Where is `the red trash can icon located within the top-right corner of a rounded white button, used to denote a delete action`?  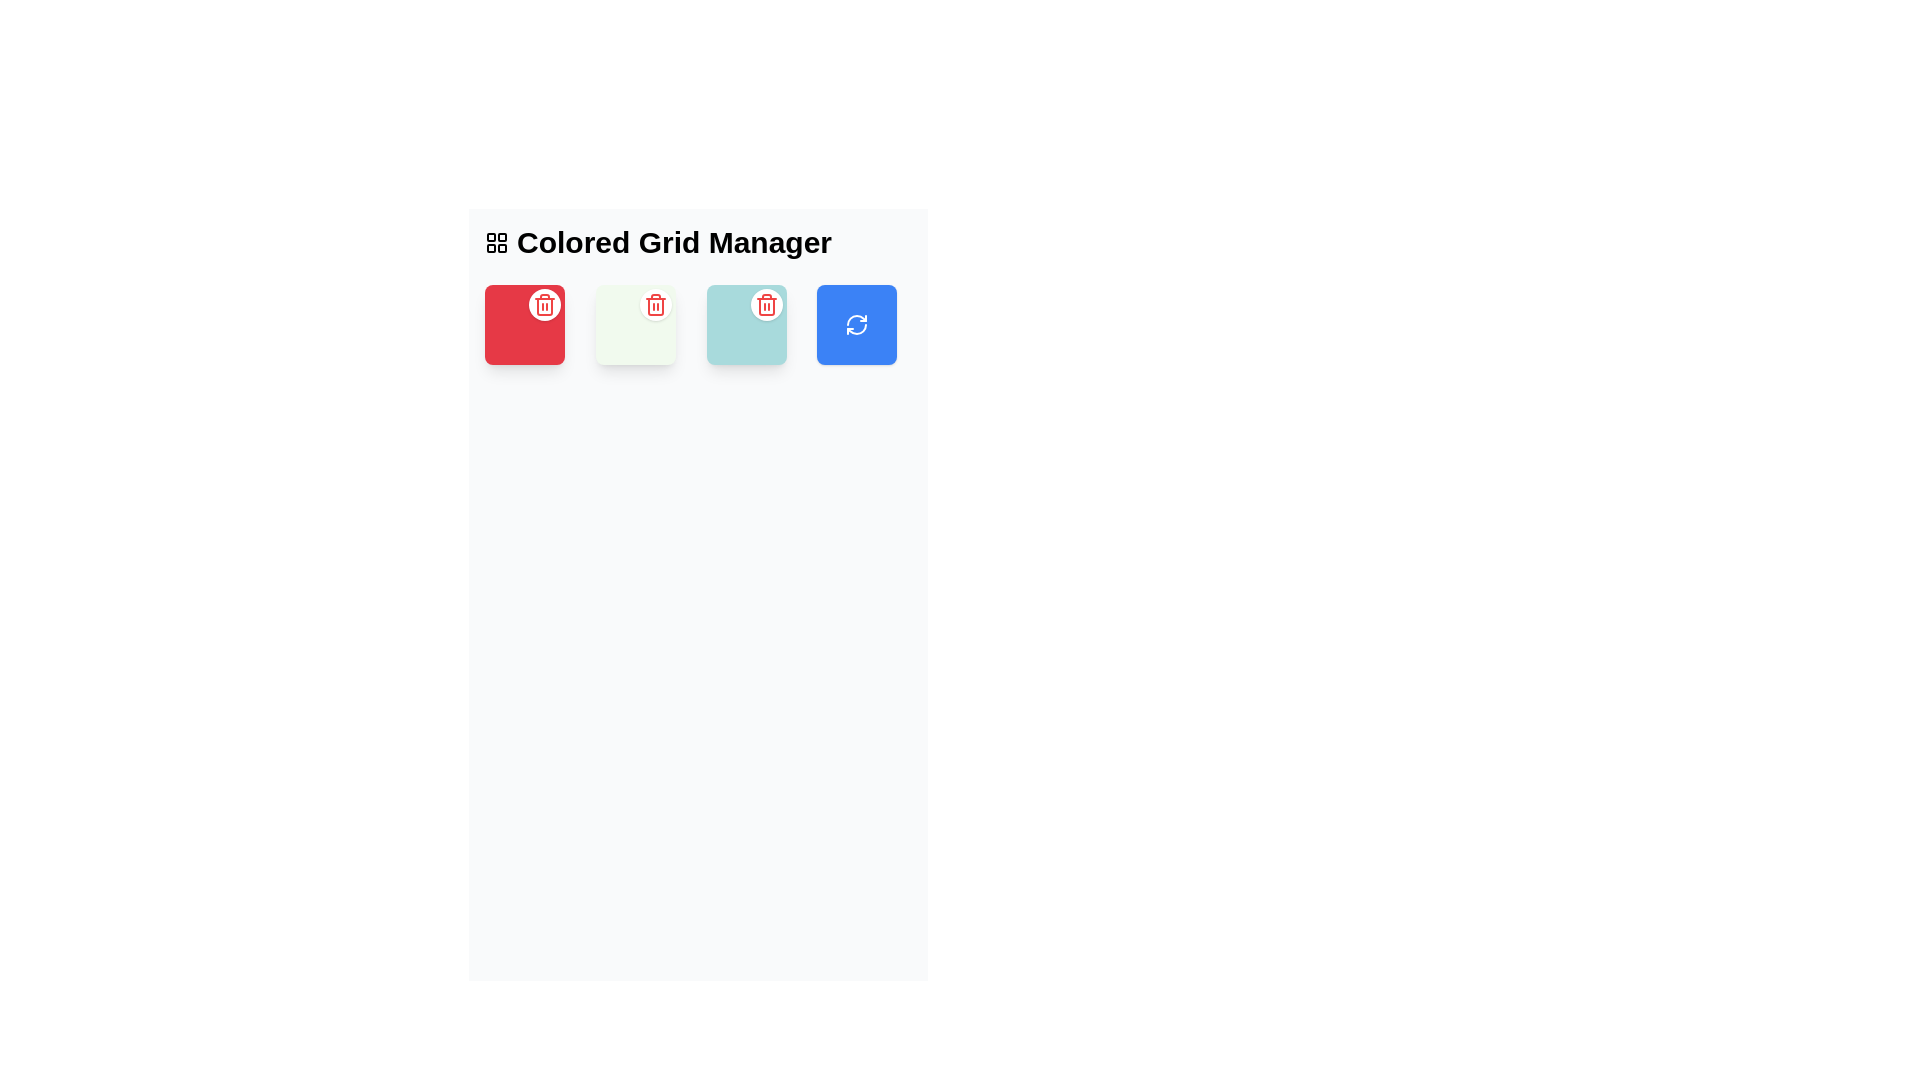 the red trash can icon located within the top-right corner of a rounded white button, used to denote a delete action is located at coordinates (655, 304).